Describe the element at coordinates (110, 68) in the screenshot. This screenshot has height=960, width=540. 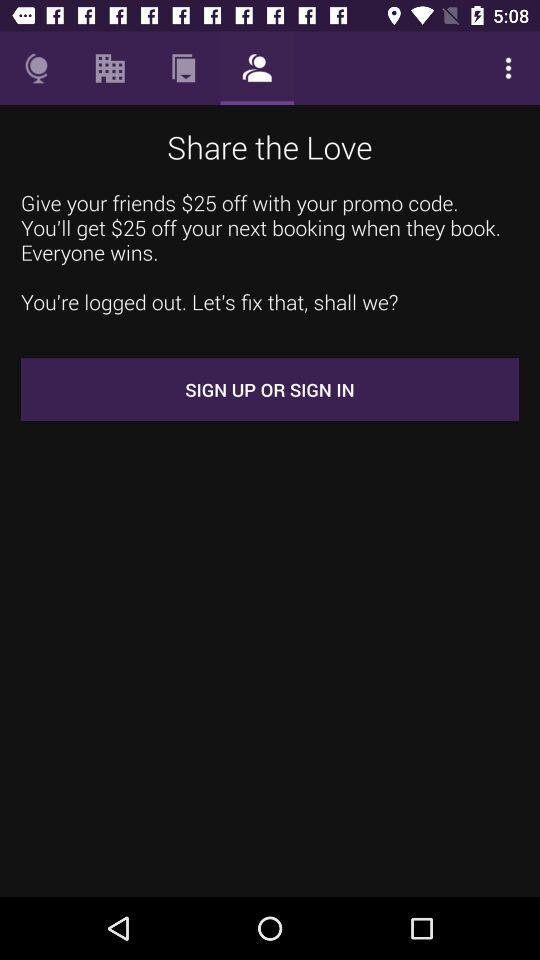
I see `the icon above give your friends` at that location.